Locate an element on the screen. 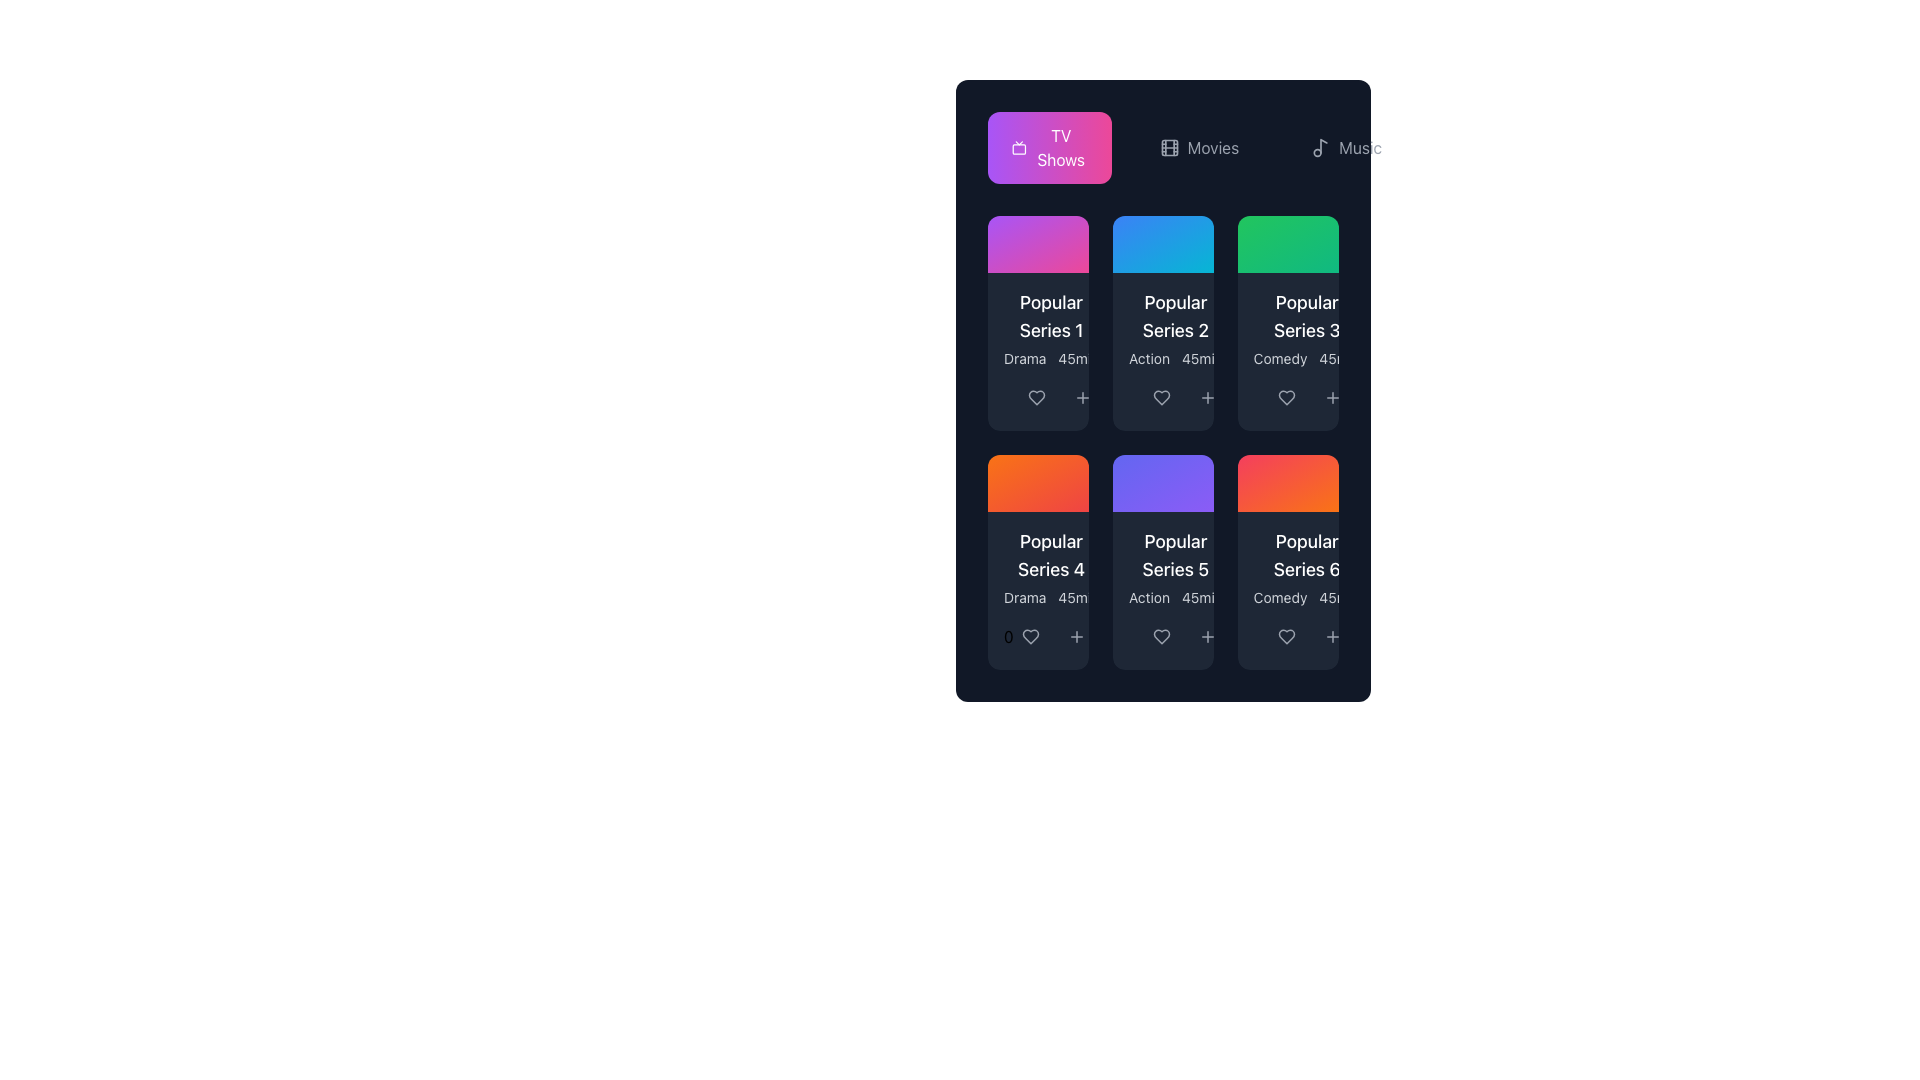  the TextLabel displaying 'Popular Series 4', which is styled in white font on a dark background and includes genre and duration information is located at coordinates (1038, 567).